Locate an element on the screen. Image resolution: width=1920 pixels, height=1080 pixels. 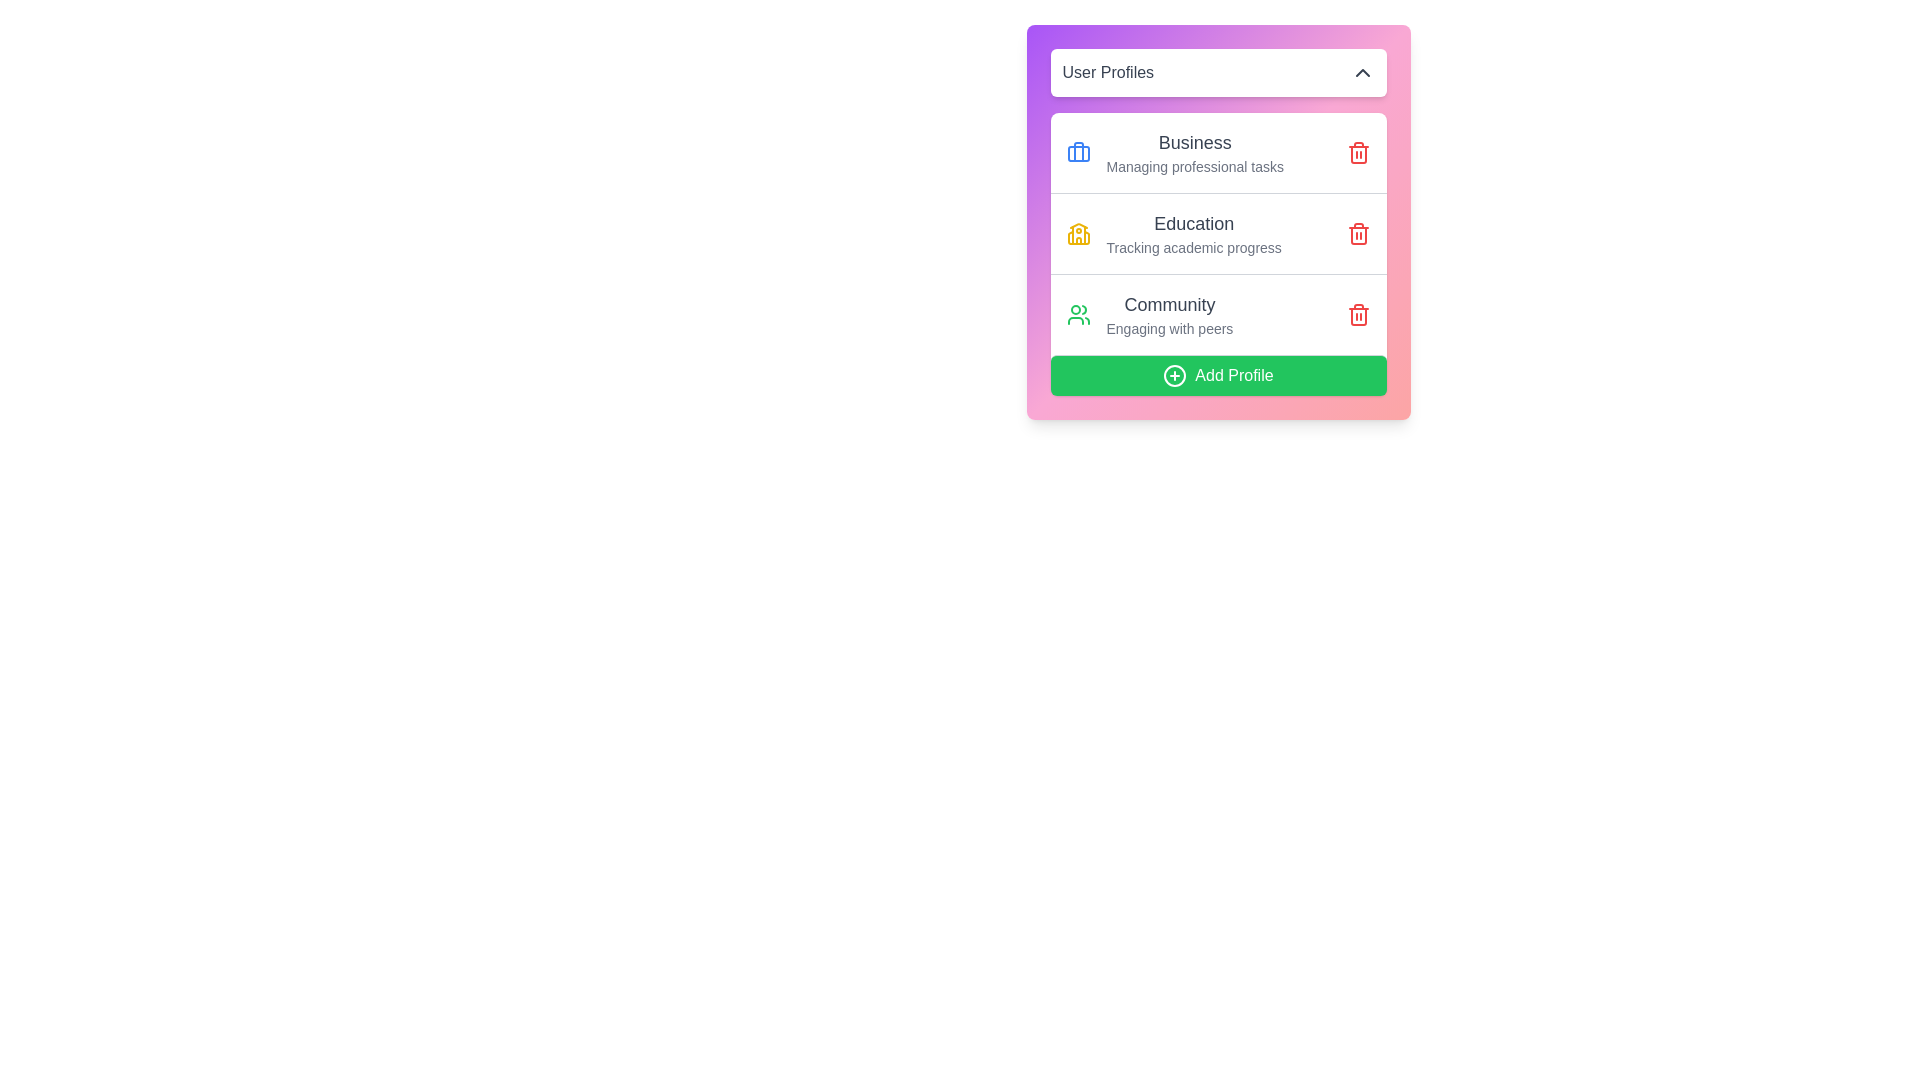
the static text label that reads 'Tracking academic progress', which is positioned directly beneath the 'Education' label is located at coordinates (1194, 246).